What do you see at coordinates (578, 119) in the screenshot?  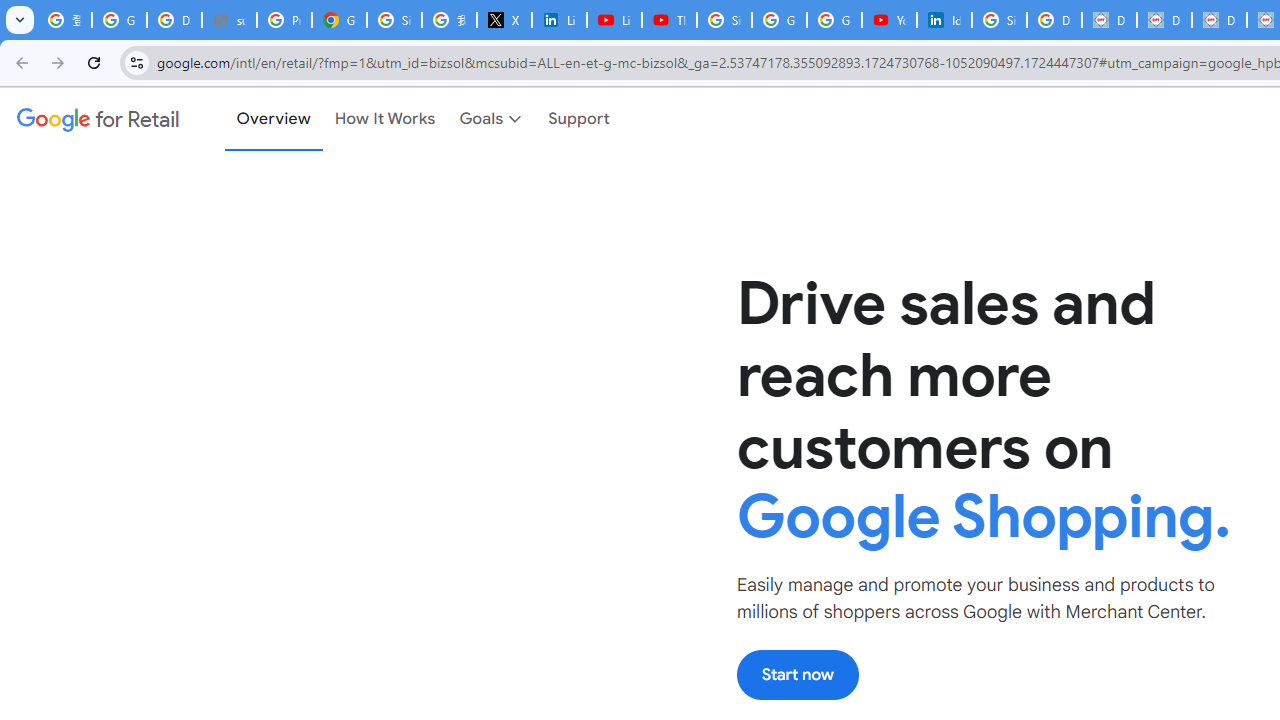 I see `'Support'` at bounding box center [578, 119].